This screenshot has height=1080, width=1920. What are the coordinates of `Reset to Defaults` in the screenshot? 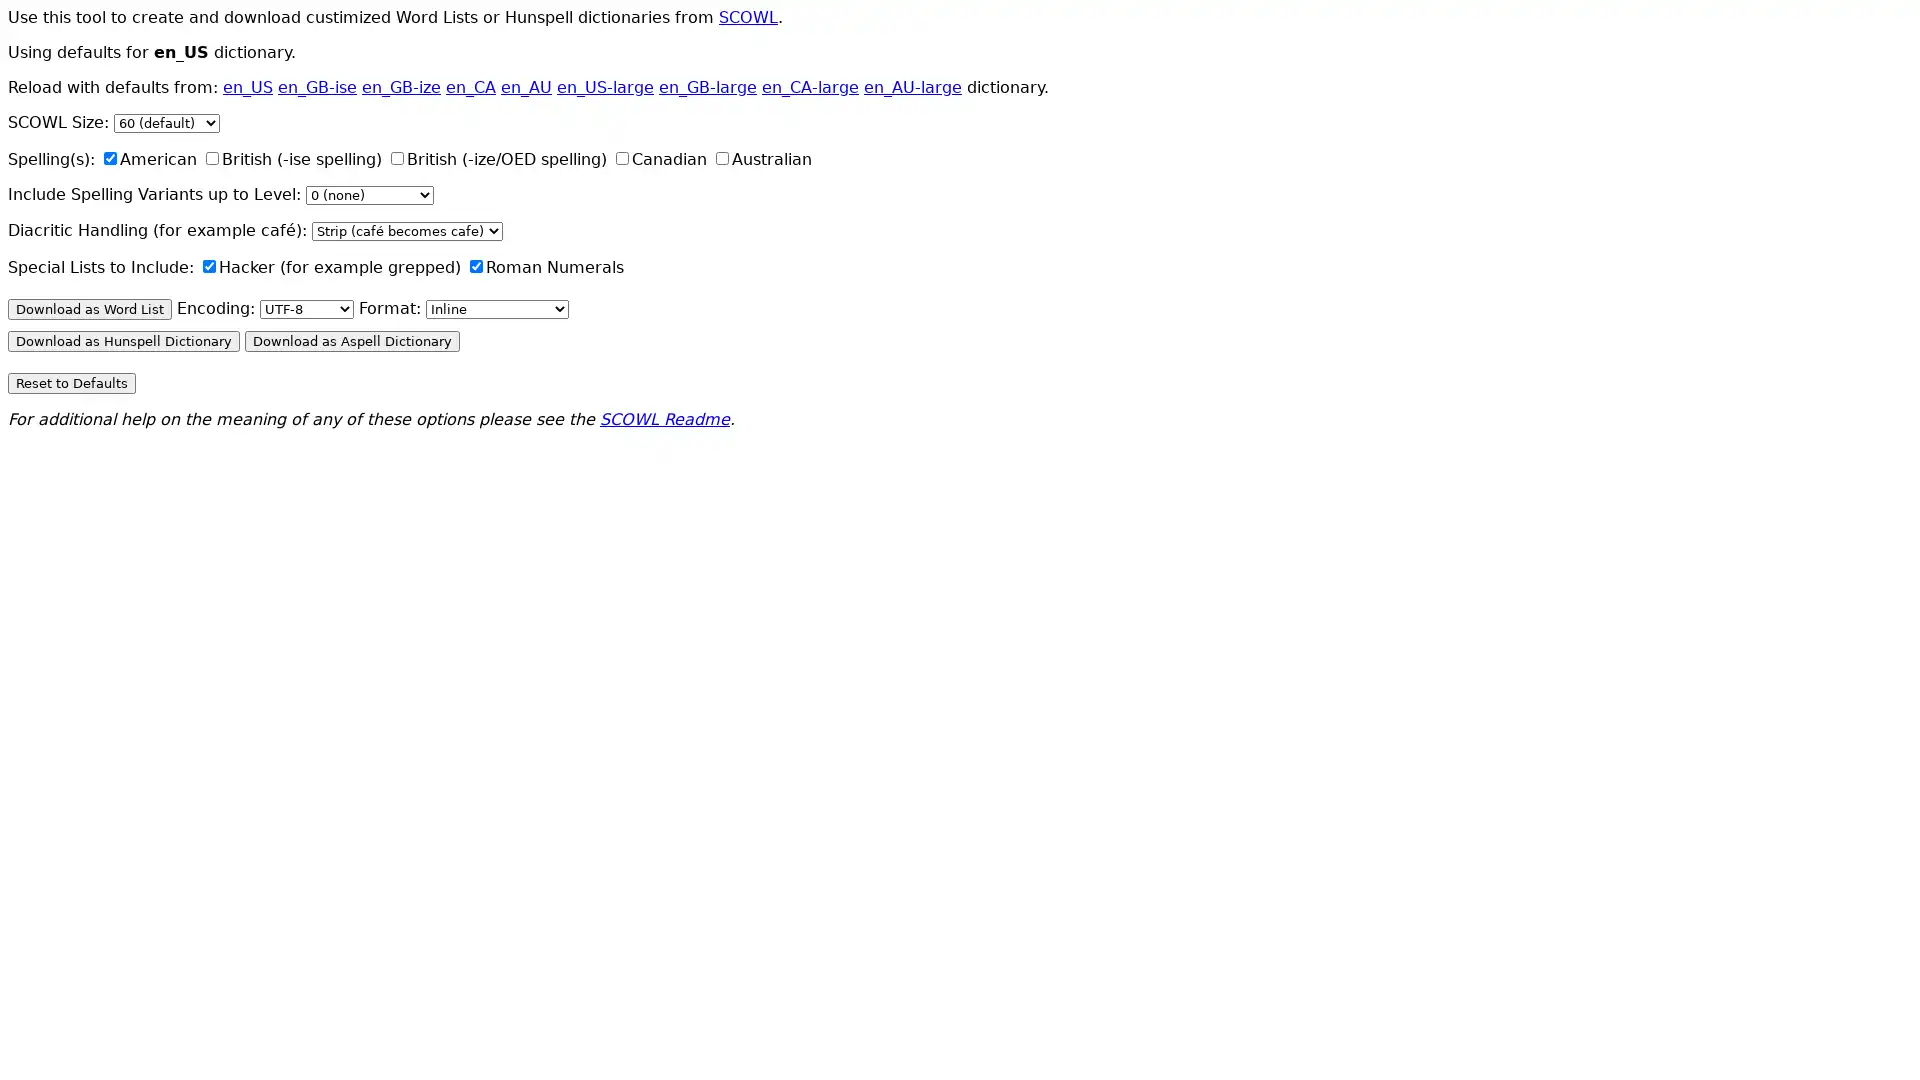 It's located at (72, 383).